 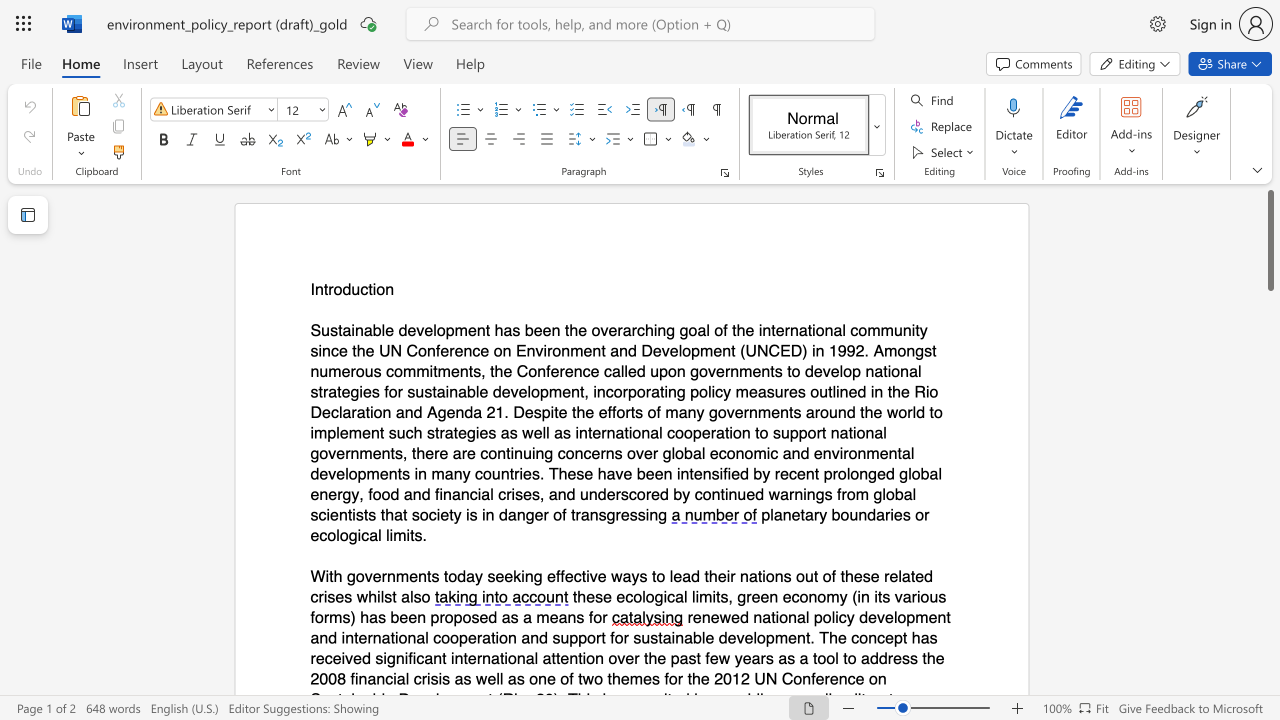 What do you see at coordinates (1269, 588) in the screenshot?
I see `the page's right scrollbar for downward movement` at bounding box center [1269, 588].